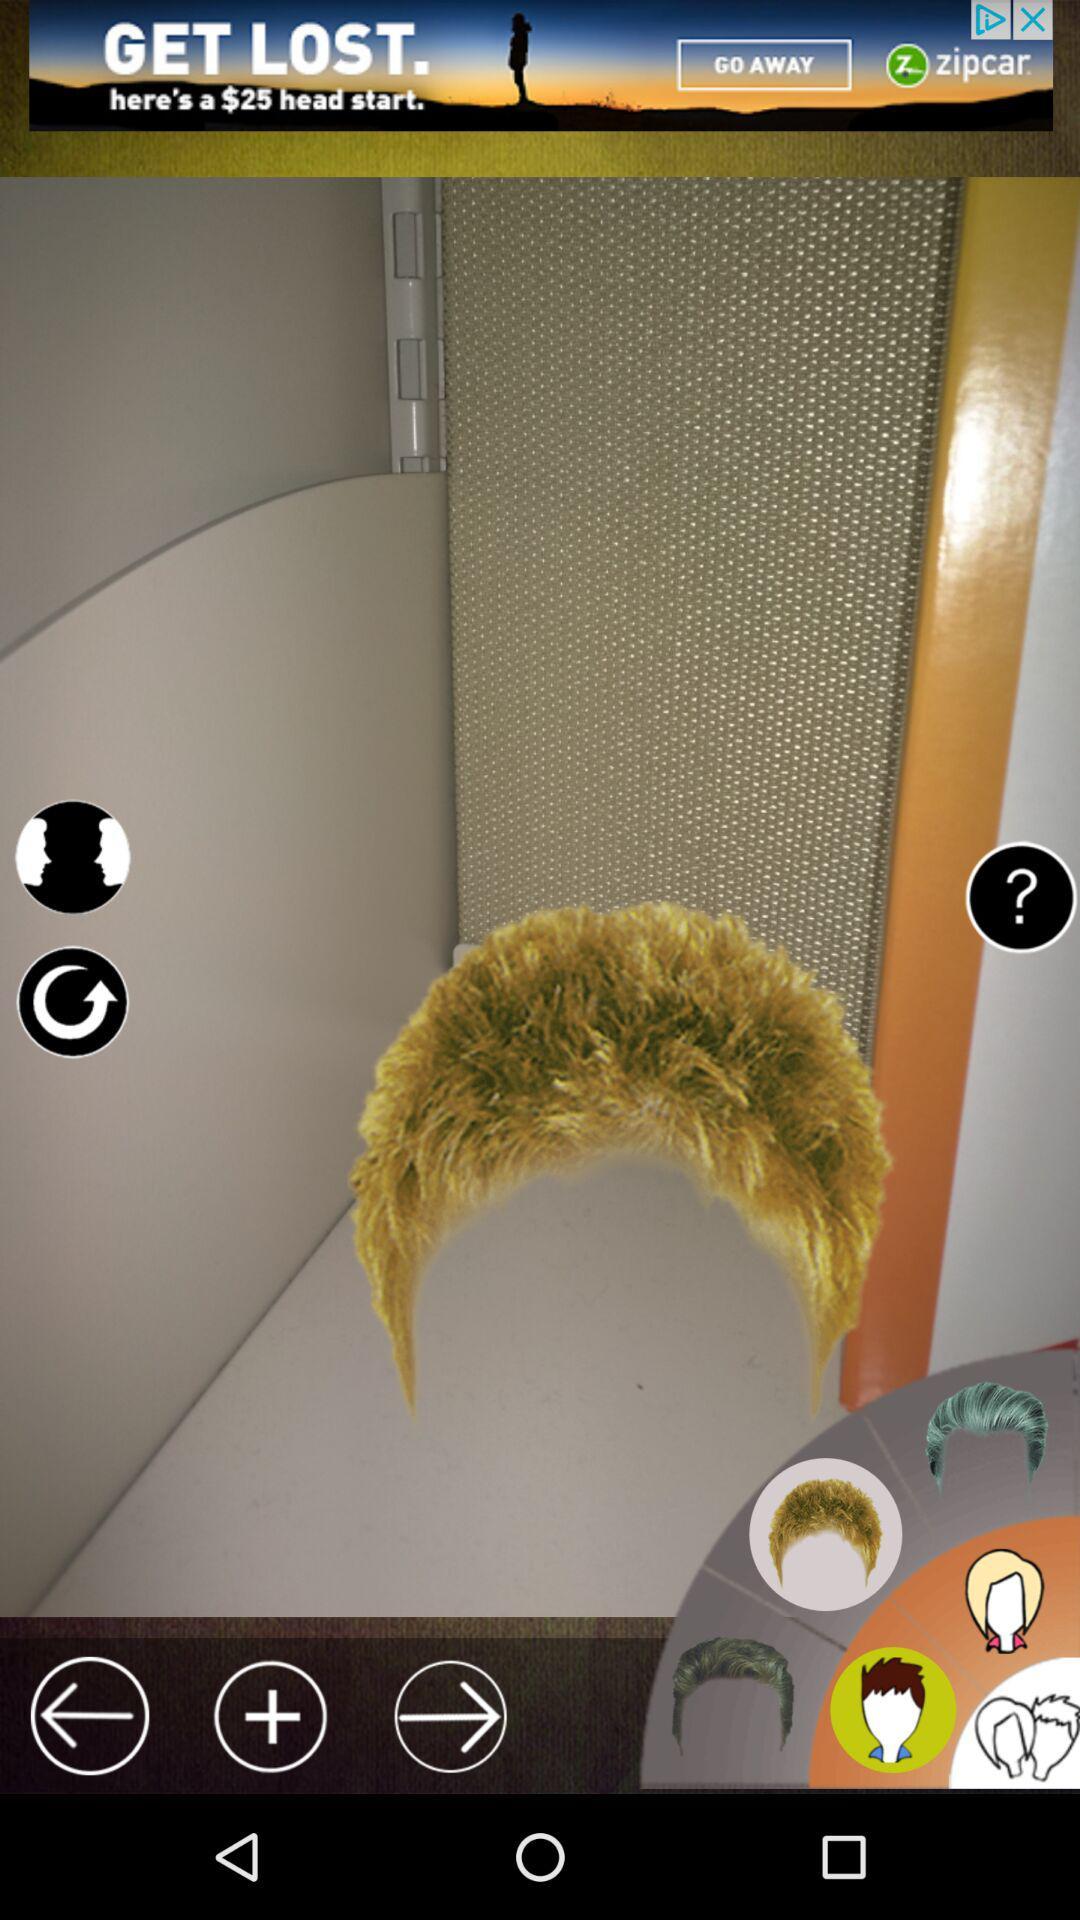 Image resolution: width=1080 pixels, height=1920 pixels. Describe the element at coordinates (88, 1715) in the screenshot. I see `go back` at that location.